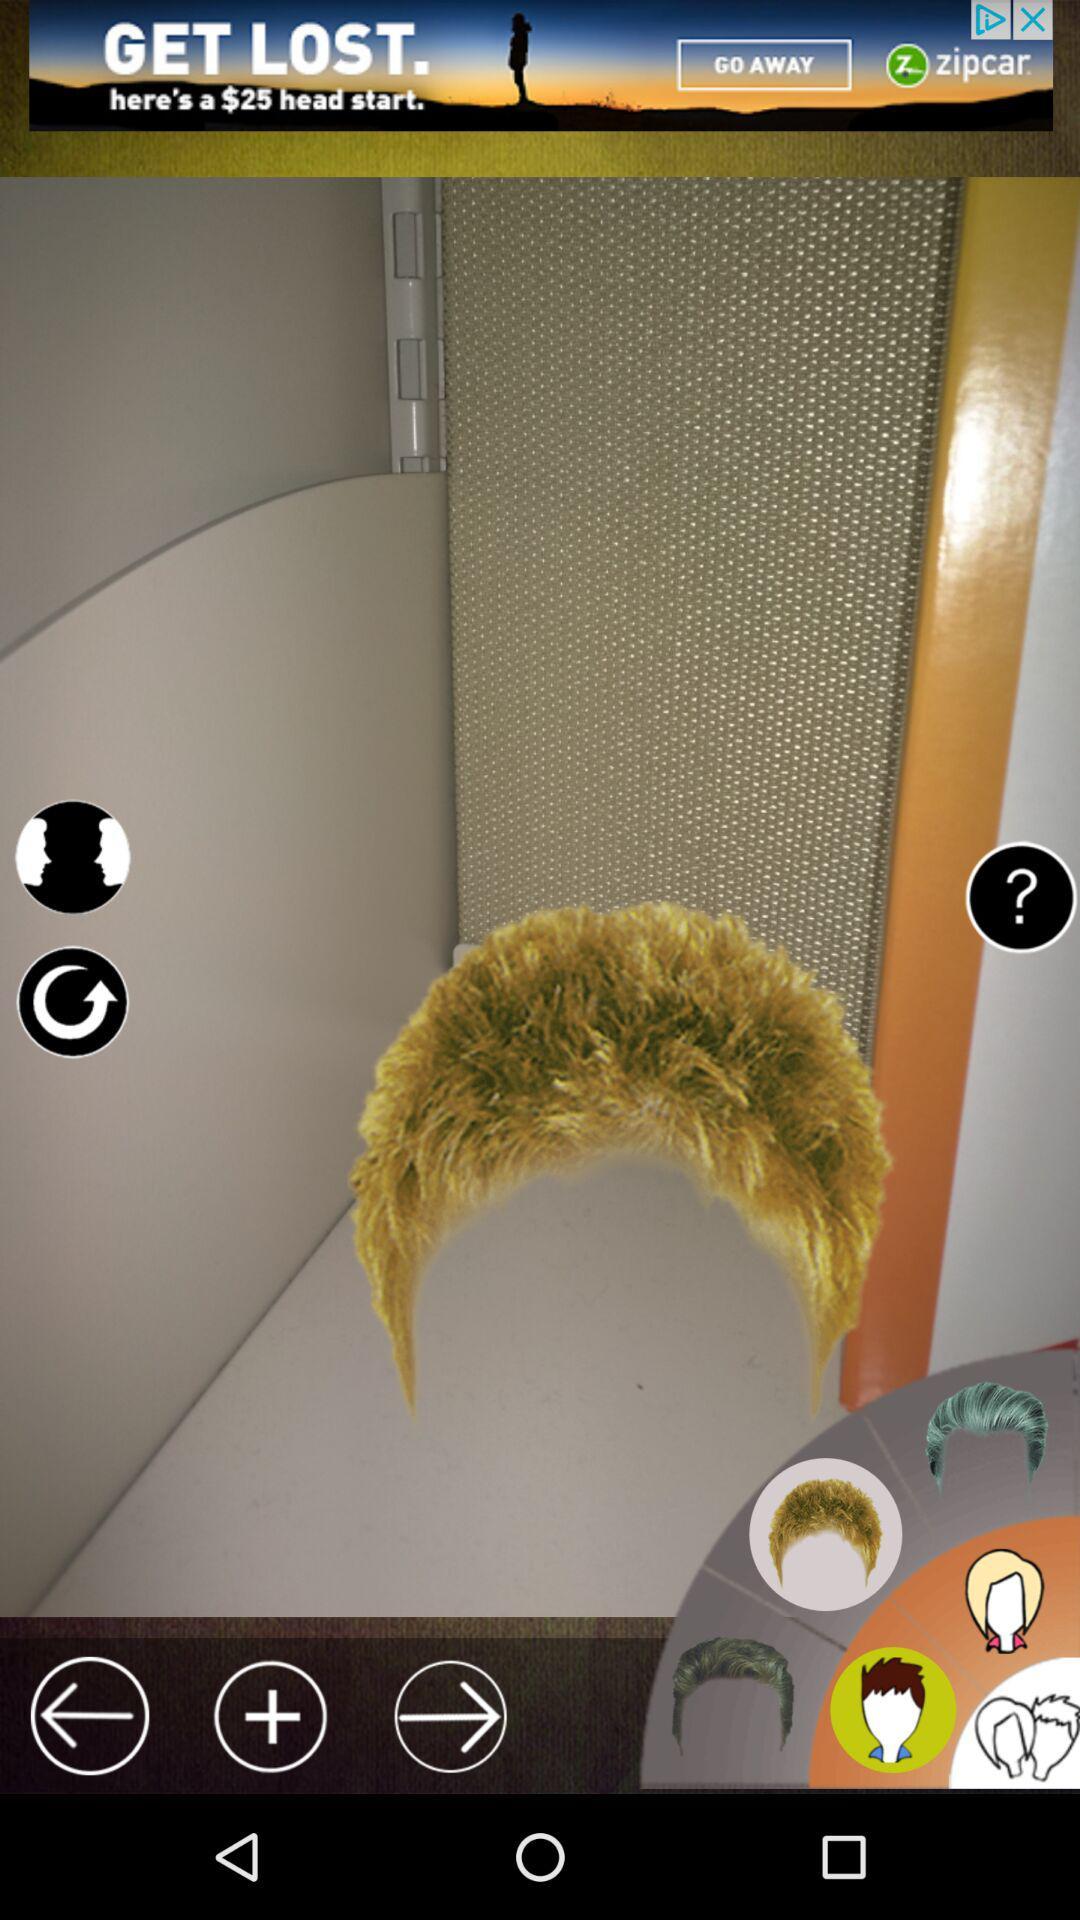 Image resolution: width=1080 pixels, height=1920 pixels. Describe the element at coordinates (88, 1715) in the screenshot. I see `go back` at that location.